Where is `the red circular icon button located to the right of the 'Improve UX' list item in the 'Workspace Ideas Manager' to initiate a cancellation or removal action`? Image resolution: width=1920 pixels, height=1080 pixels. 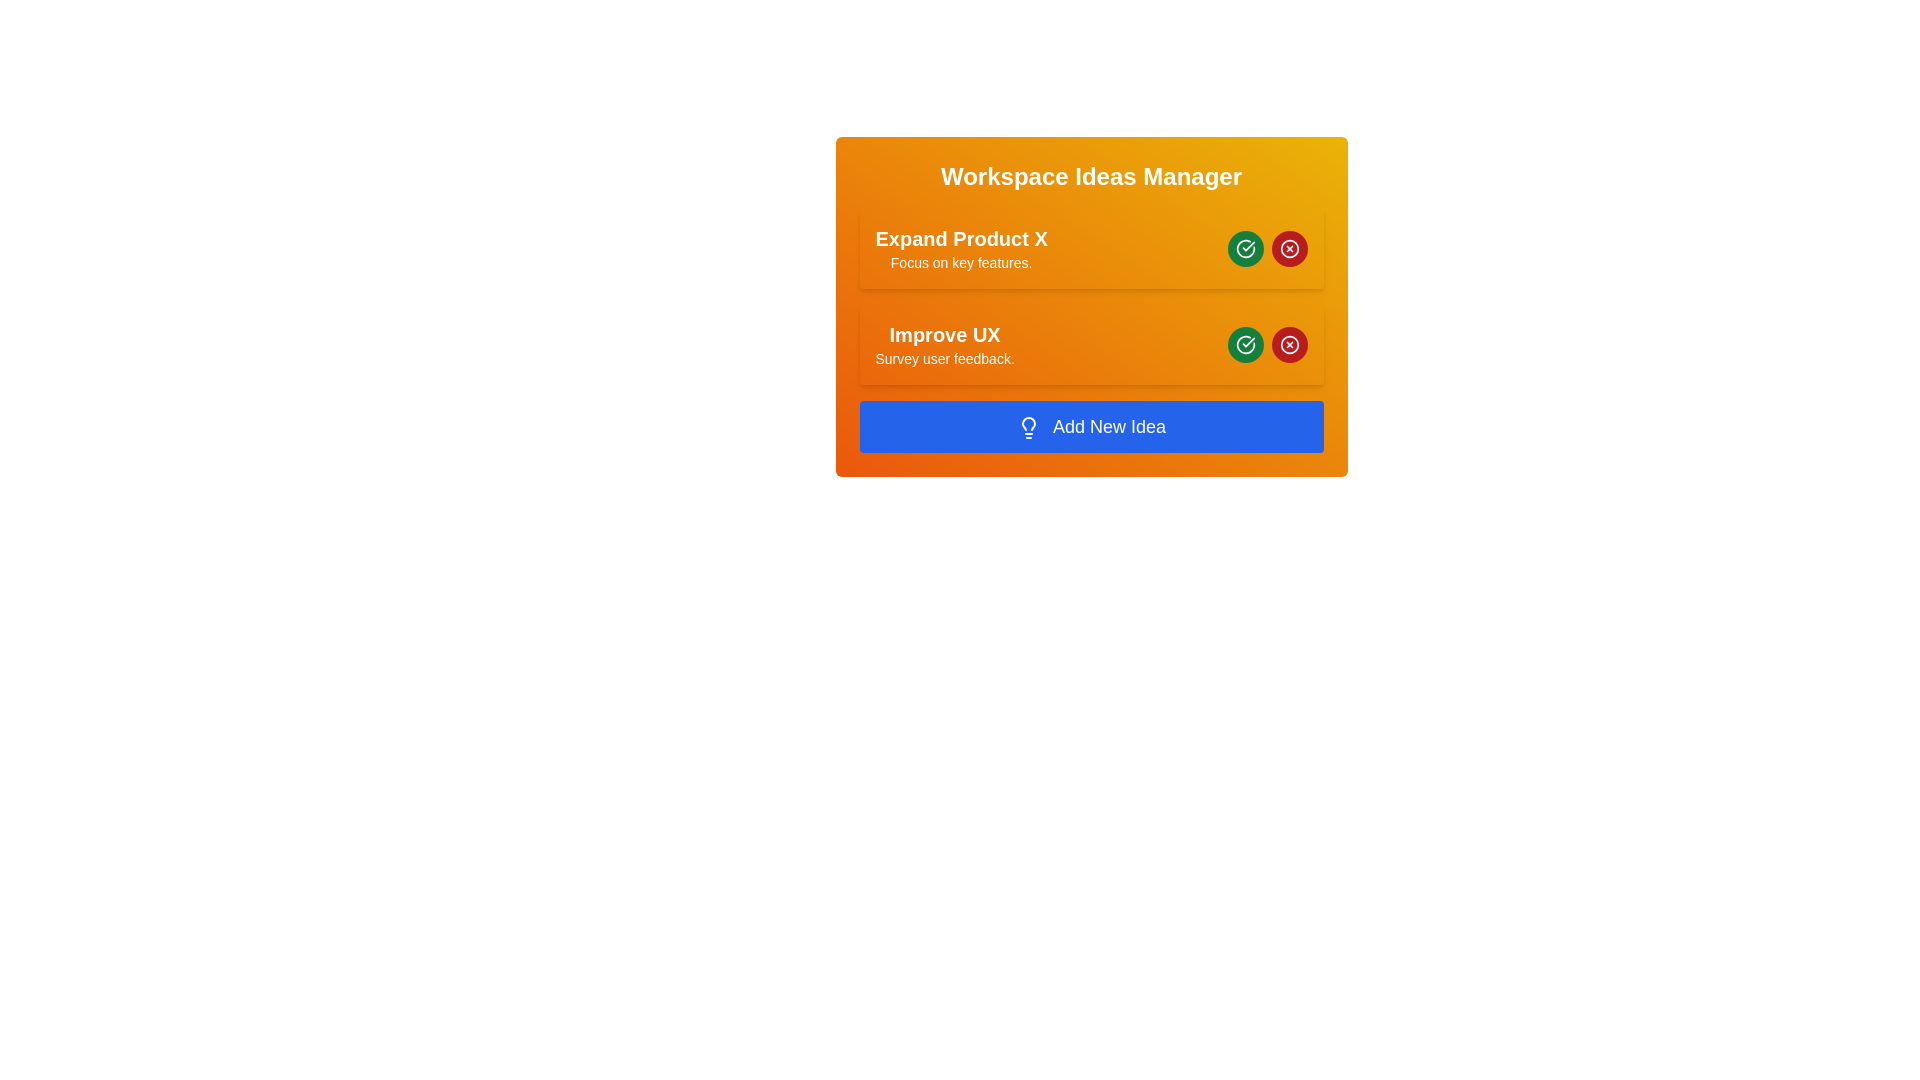
the red circular icon button located to the right of the 'Improve UX' list item in the 'Workspace Ideas Manager' to initiate a cancellation or removal action is located at coordinates (1289, 343).